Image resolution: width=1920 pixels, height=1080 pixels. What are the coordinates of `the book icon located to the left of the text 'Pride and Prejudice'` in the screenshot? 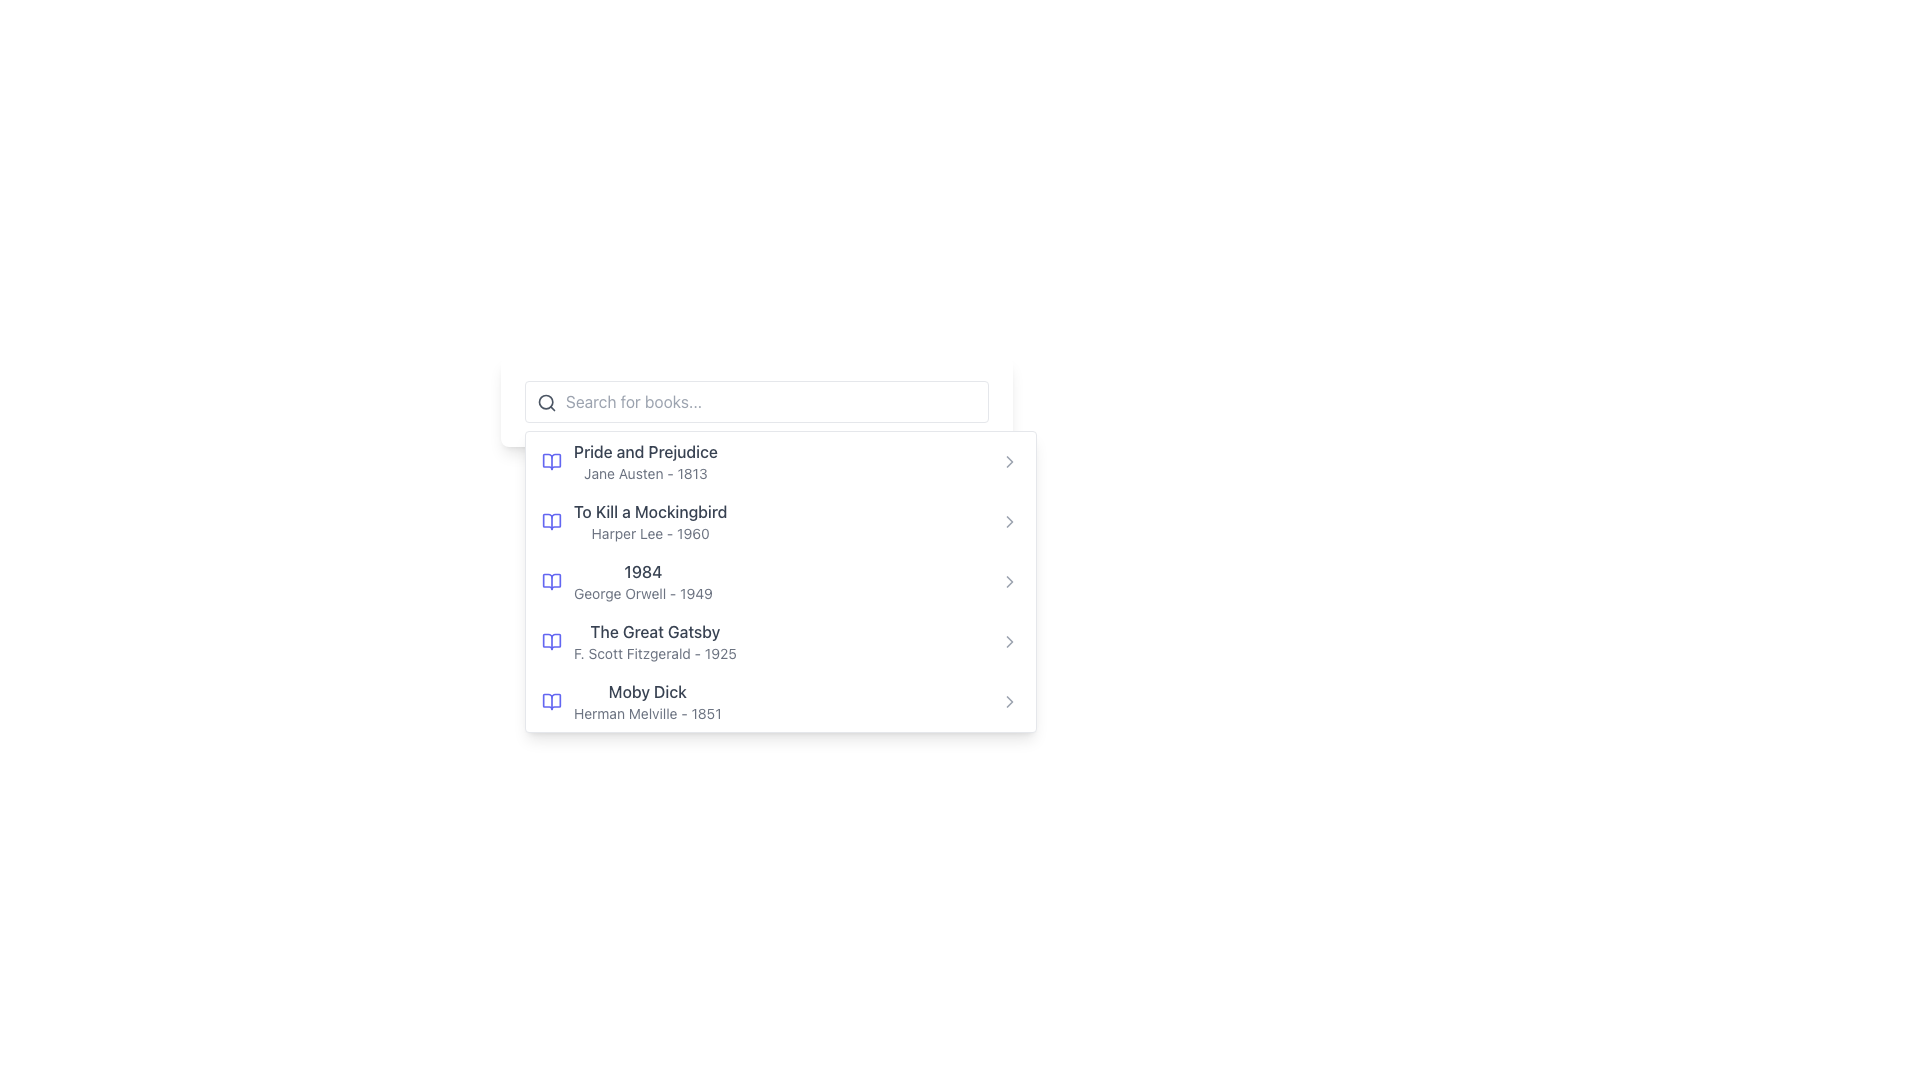 It's located at (552, 462).